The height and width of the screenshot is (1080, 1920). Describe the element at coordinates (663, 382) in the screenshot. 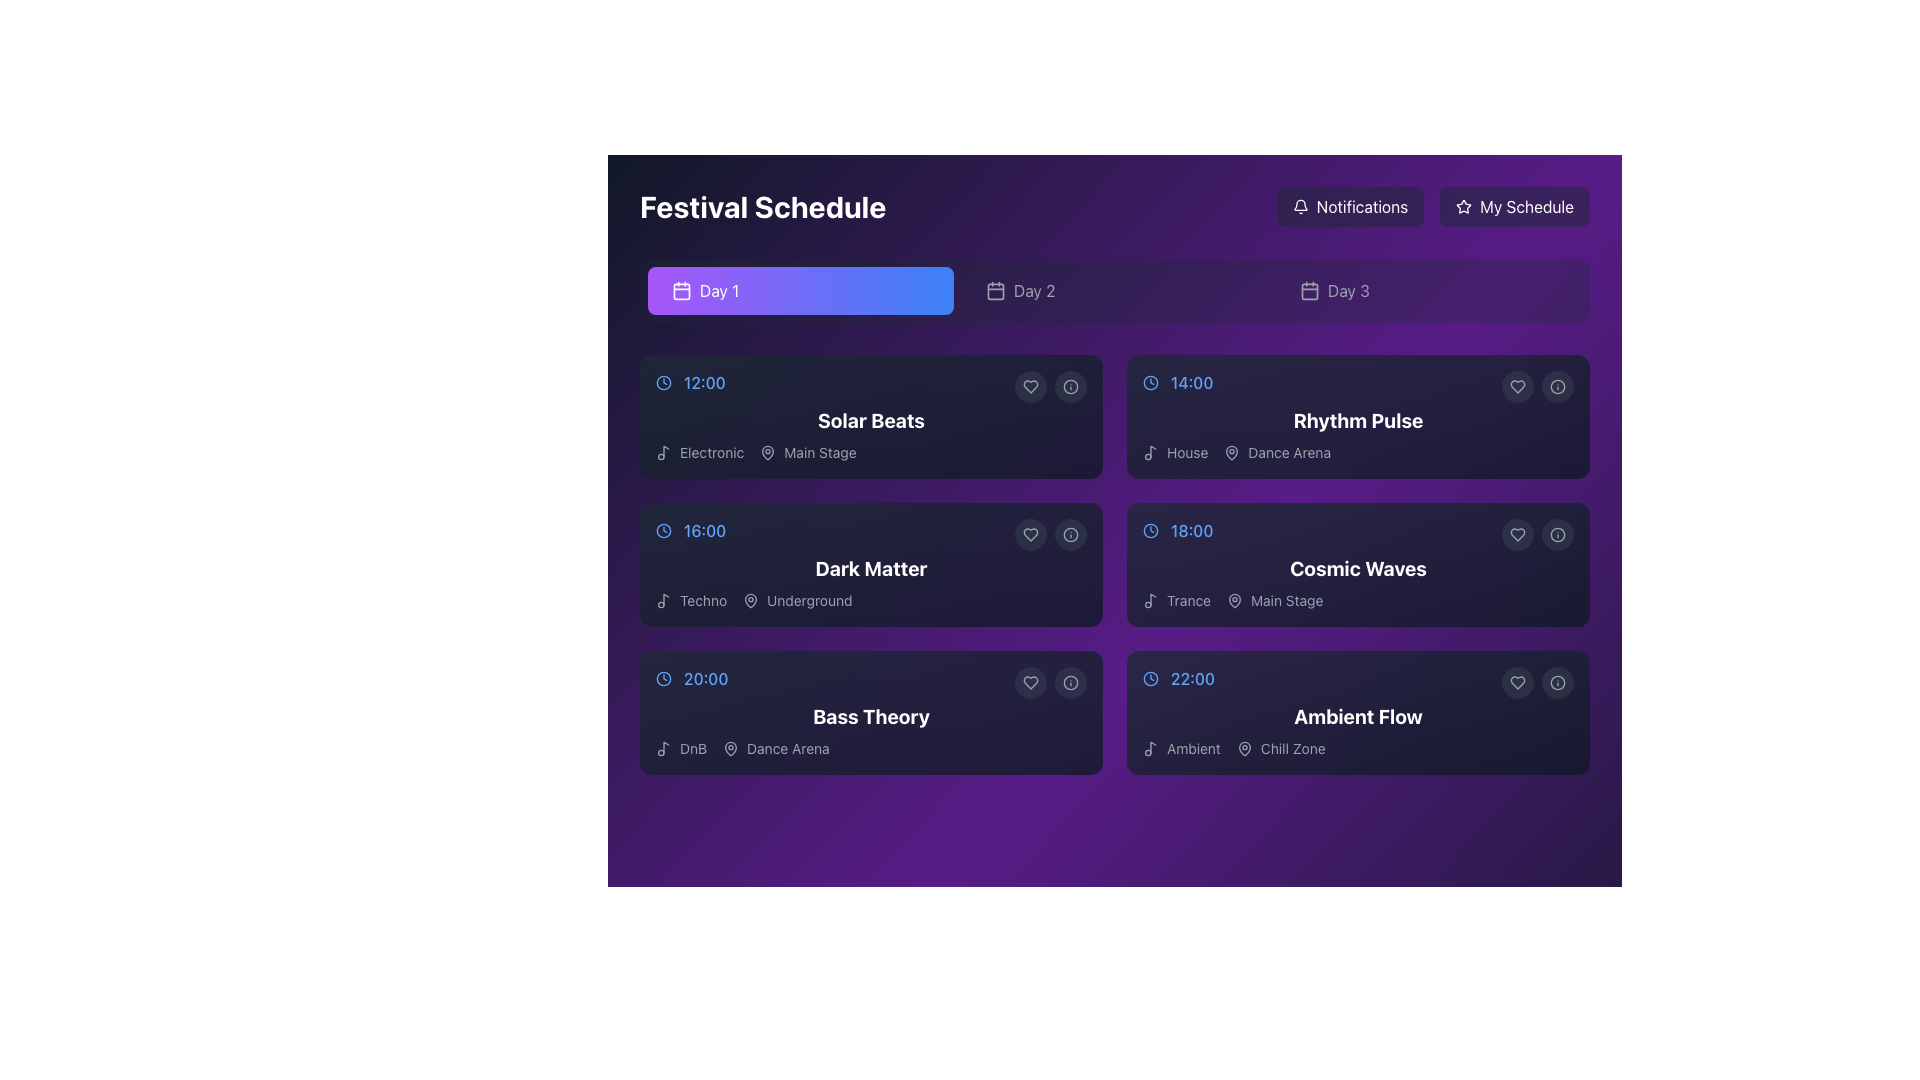

I see `the clock icon that visually represents the scheduled time for the event, located to the left of the time text '12:00' in the 'Solar Beats' list item` at that location.